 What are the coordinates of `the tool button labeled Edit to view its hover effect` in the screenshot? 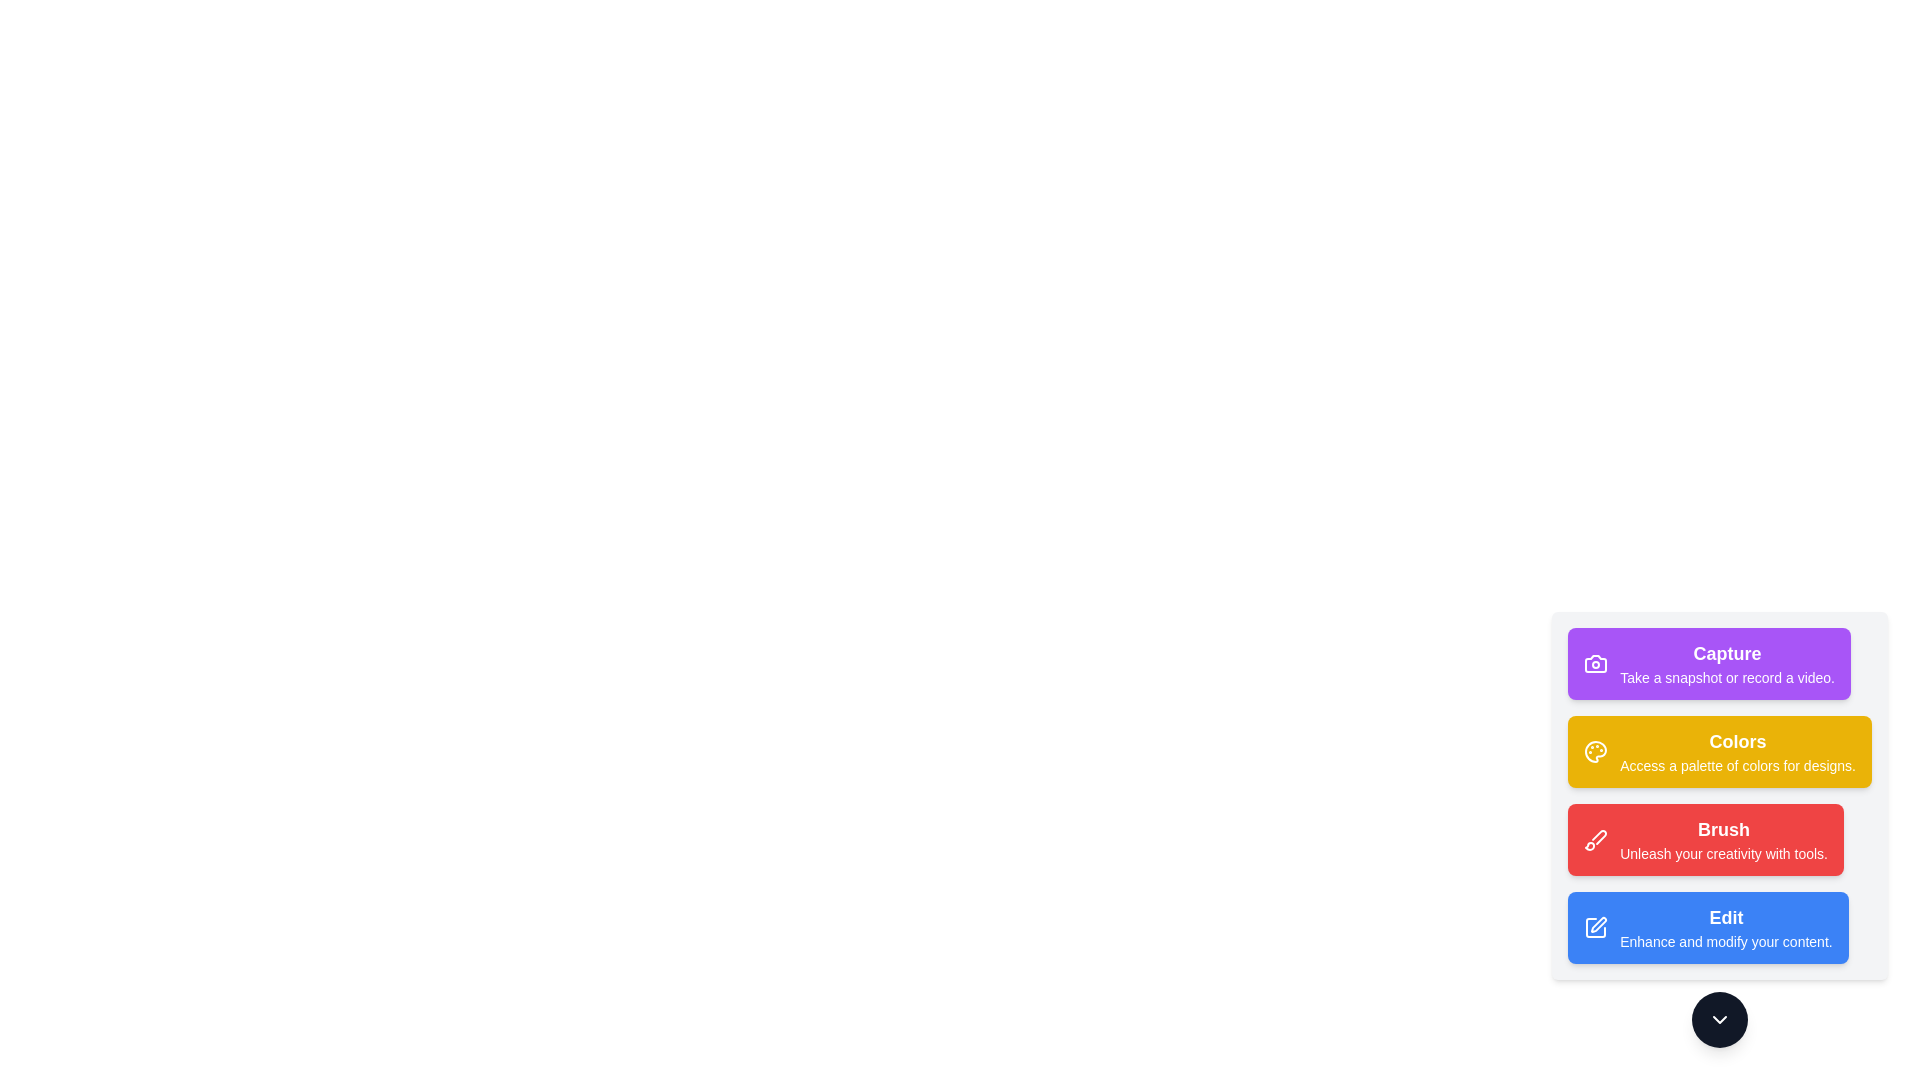 It's located at (1707, 928).